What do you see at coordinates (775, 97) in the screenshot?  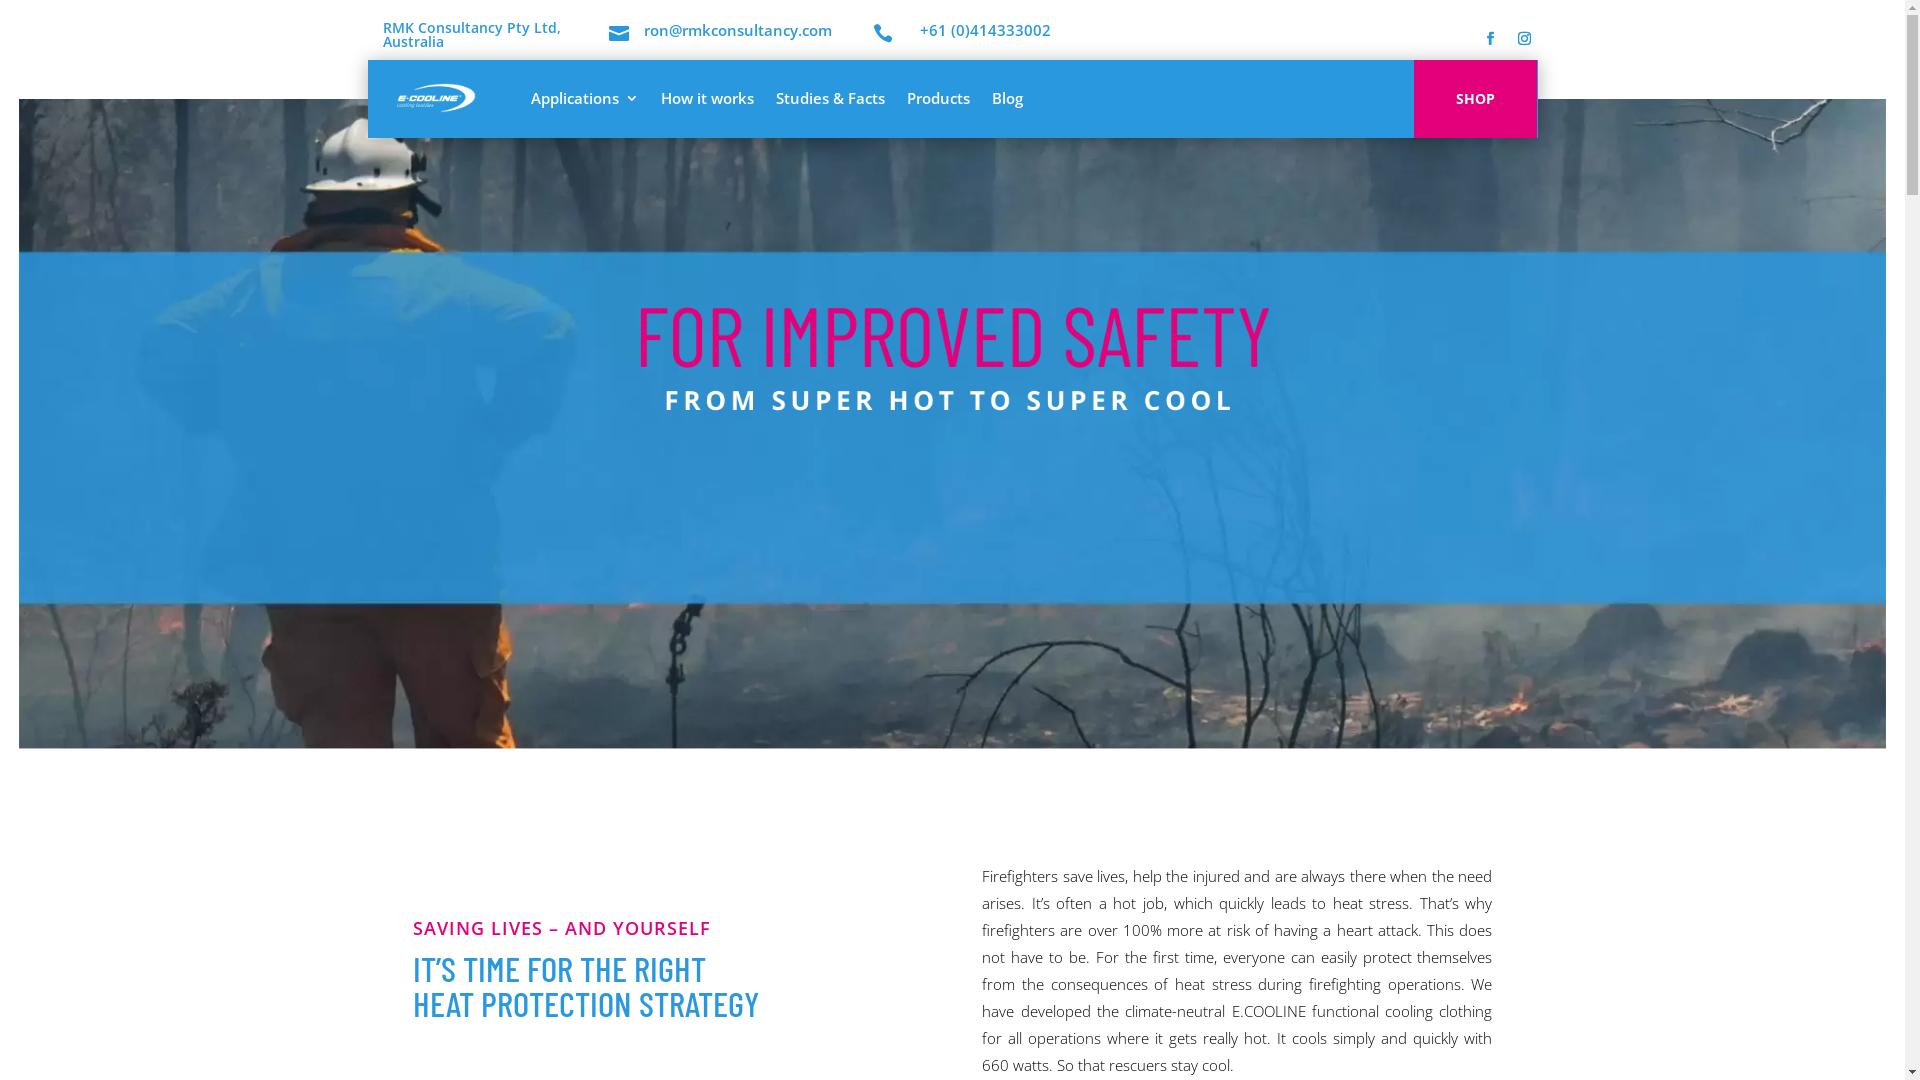 I see `'Studies & Facts'` at bounding box center [775, 97].